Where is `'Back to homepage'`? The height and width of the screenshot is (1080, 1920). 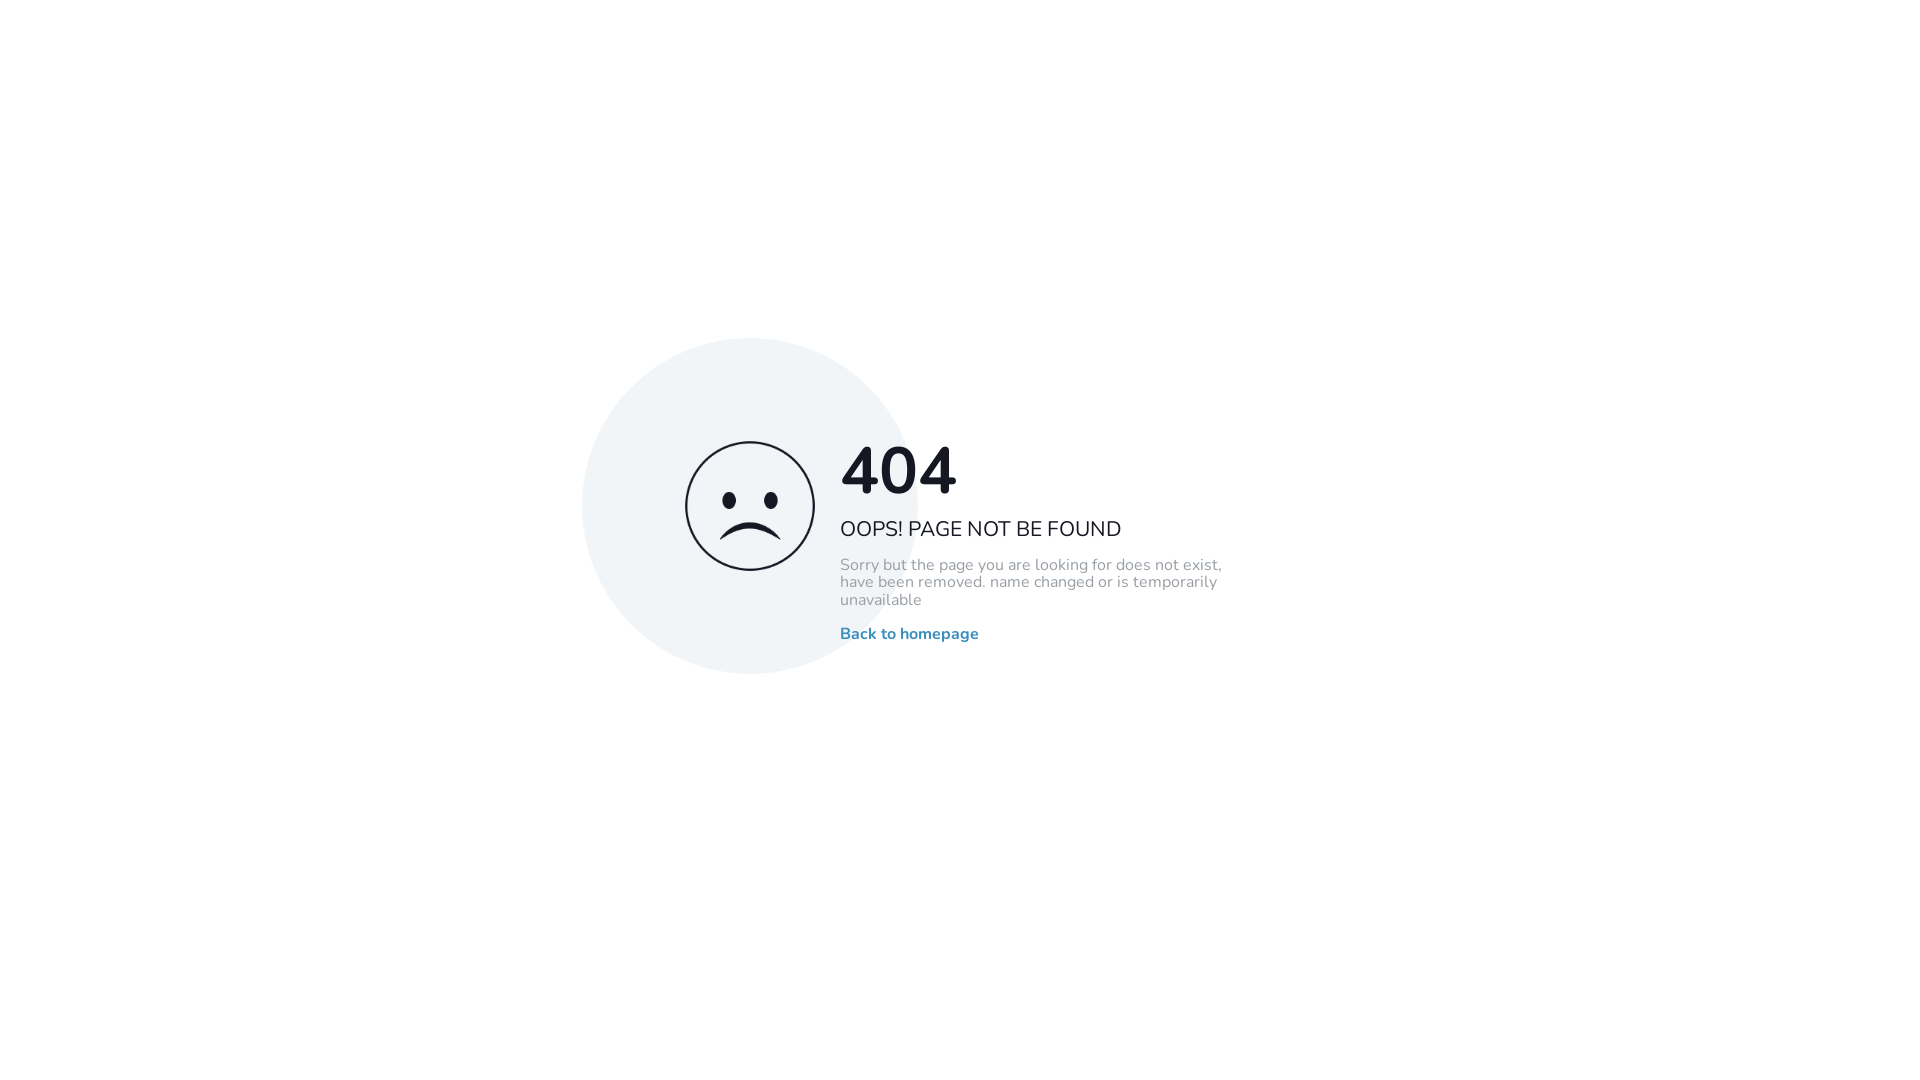 'Back to homepage' is located at coordinates (908, 635).